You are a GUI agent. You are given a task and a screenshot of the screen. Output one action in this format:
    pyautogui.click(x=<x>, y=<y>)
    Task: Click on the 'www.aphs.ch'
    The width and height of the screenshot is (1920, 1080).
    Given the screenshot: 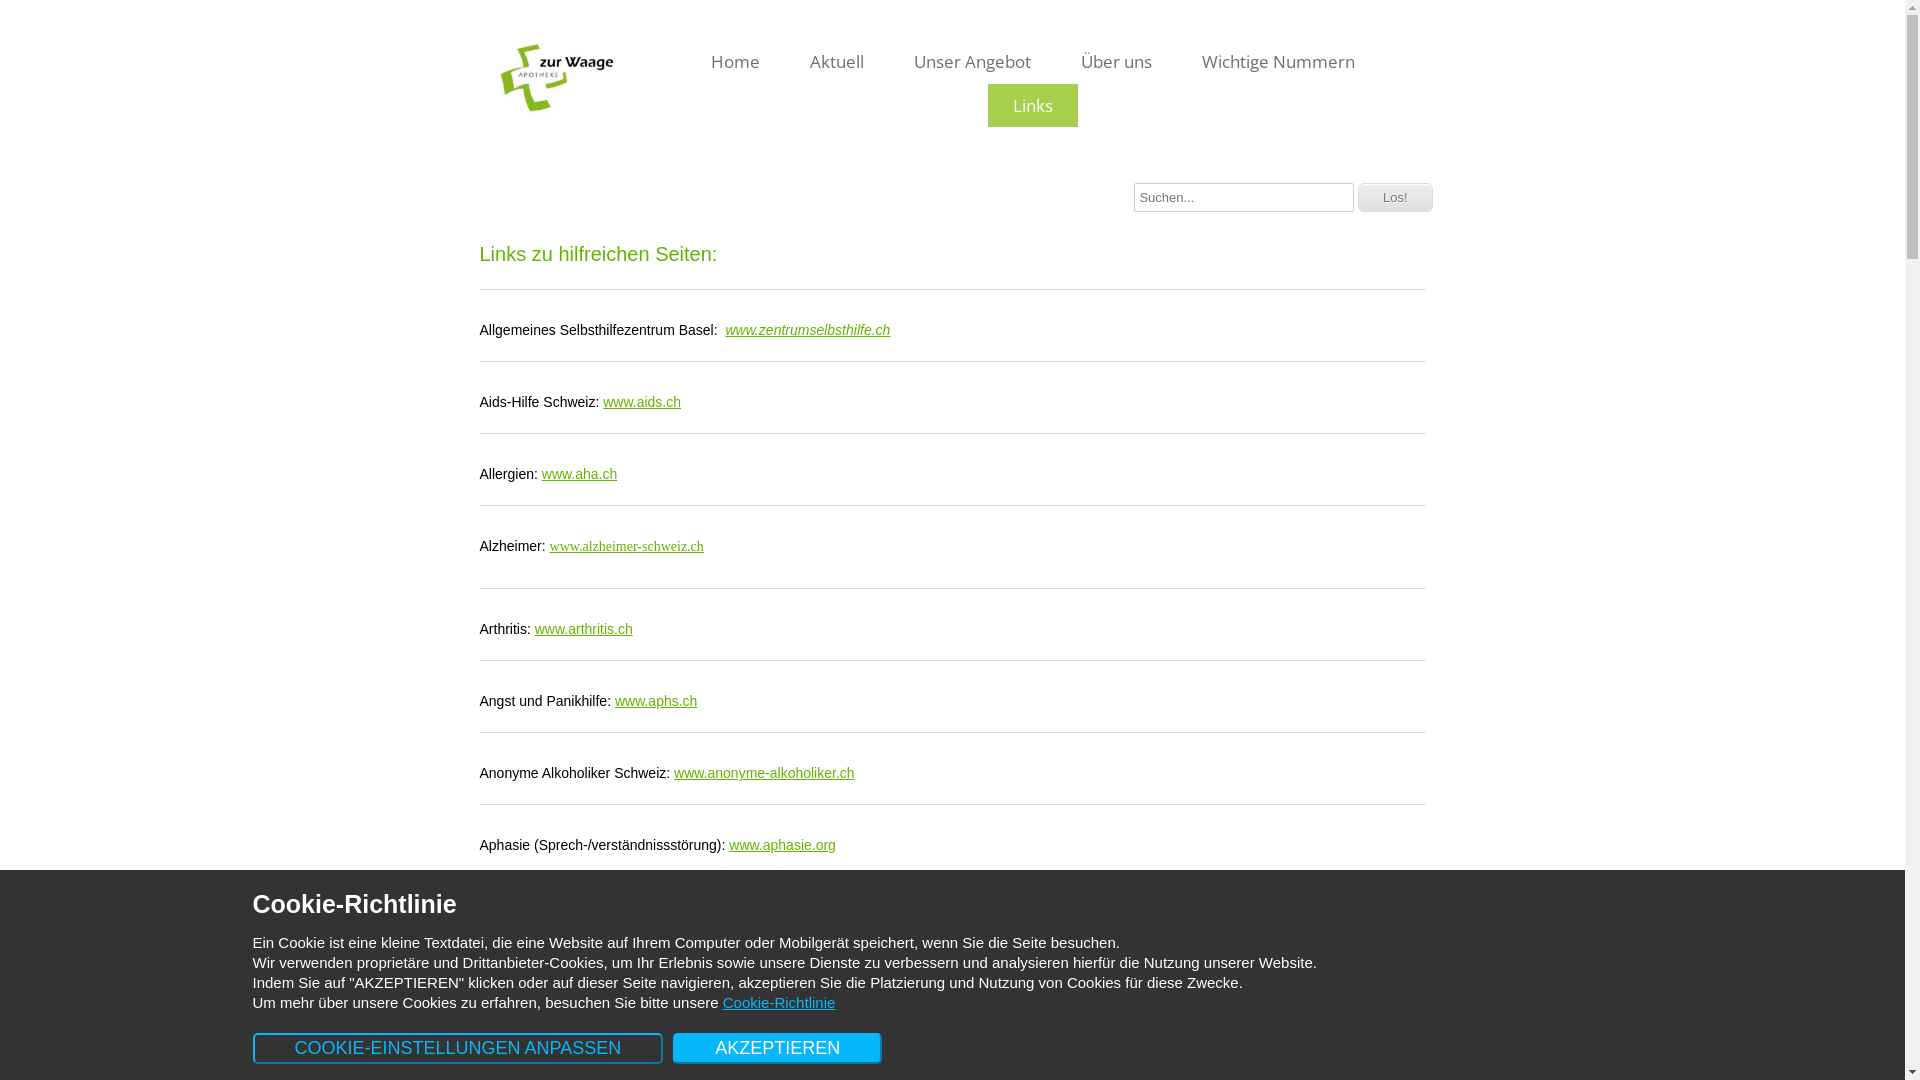 What is the action you would take?
    pyautogui.click(x=656, y=700)
    